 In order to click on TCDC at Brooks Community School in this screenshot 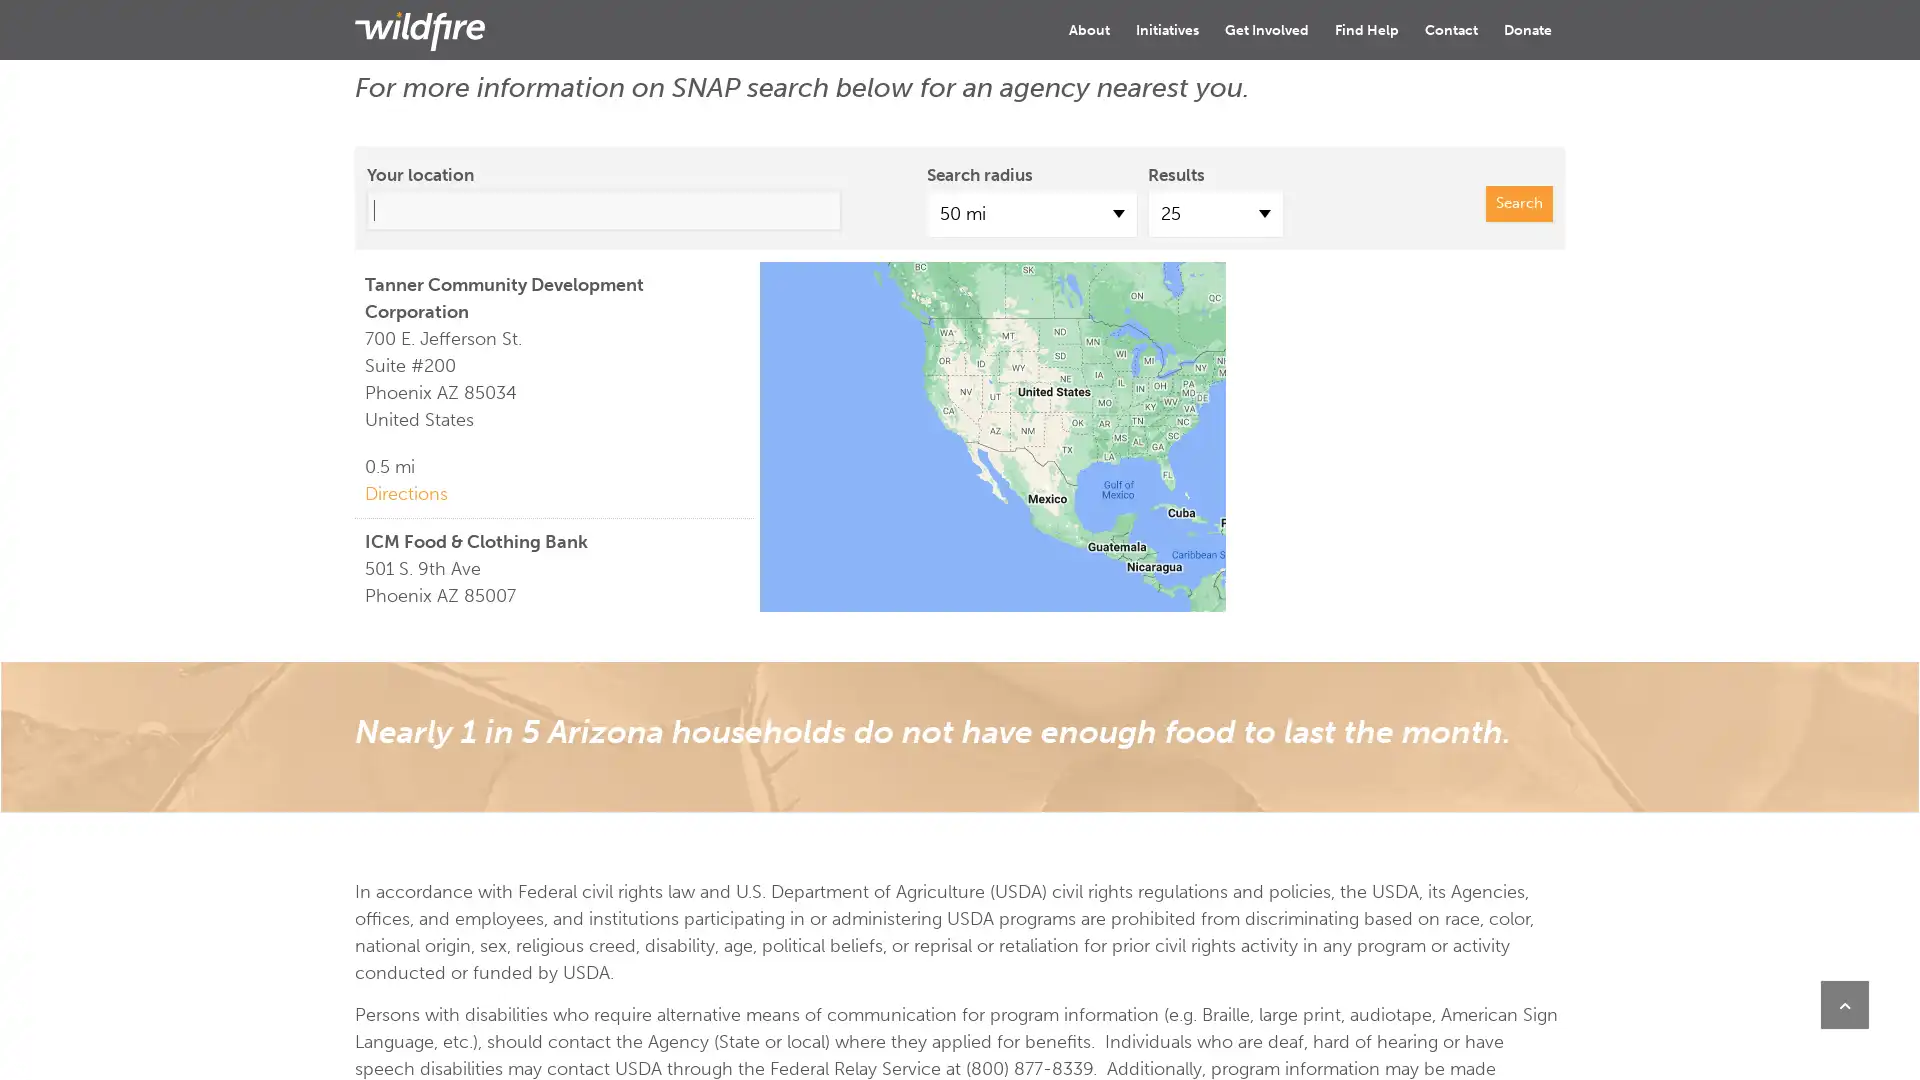, I will do `click(1195, 462)`.